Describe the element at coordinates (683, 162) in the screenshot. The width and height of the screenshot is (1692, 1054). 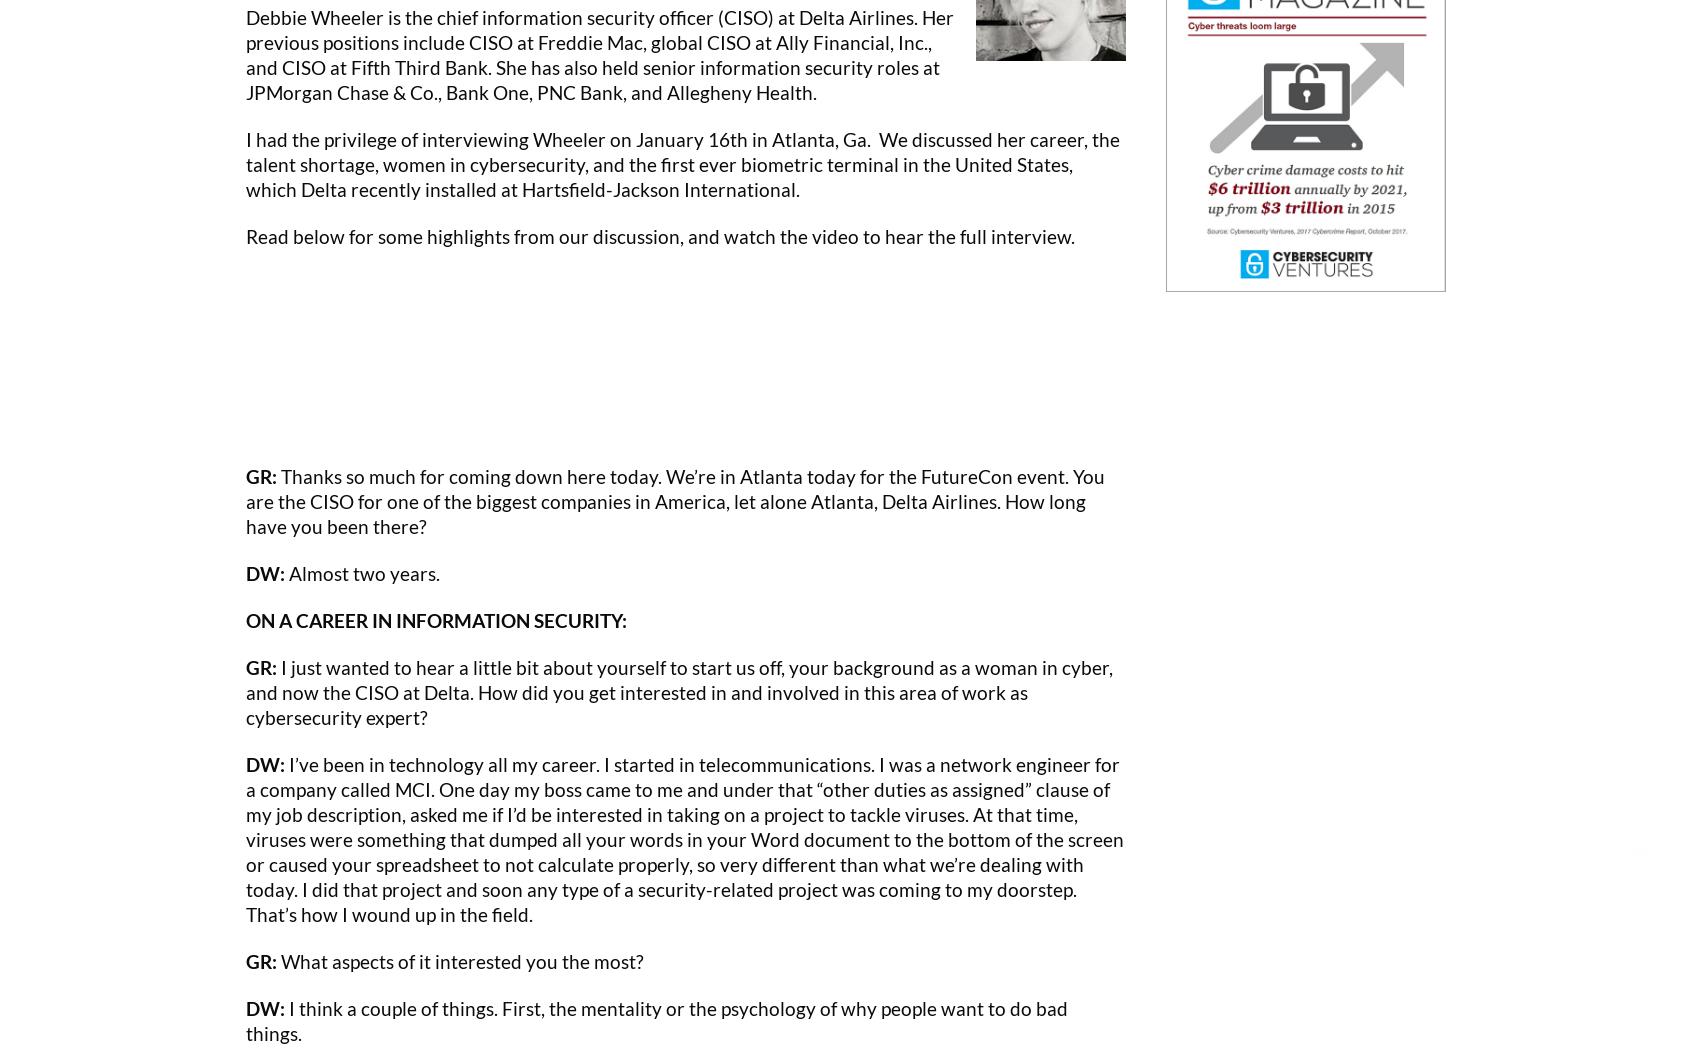
I see `'We discussed her career, the talent shortage, women in cybersecurity, and the first ever biometric terminal in the United States, which Delta recently installed at Hartsfield-Jackson International.'` at that location.